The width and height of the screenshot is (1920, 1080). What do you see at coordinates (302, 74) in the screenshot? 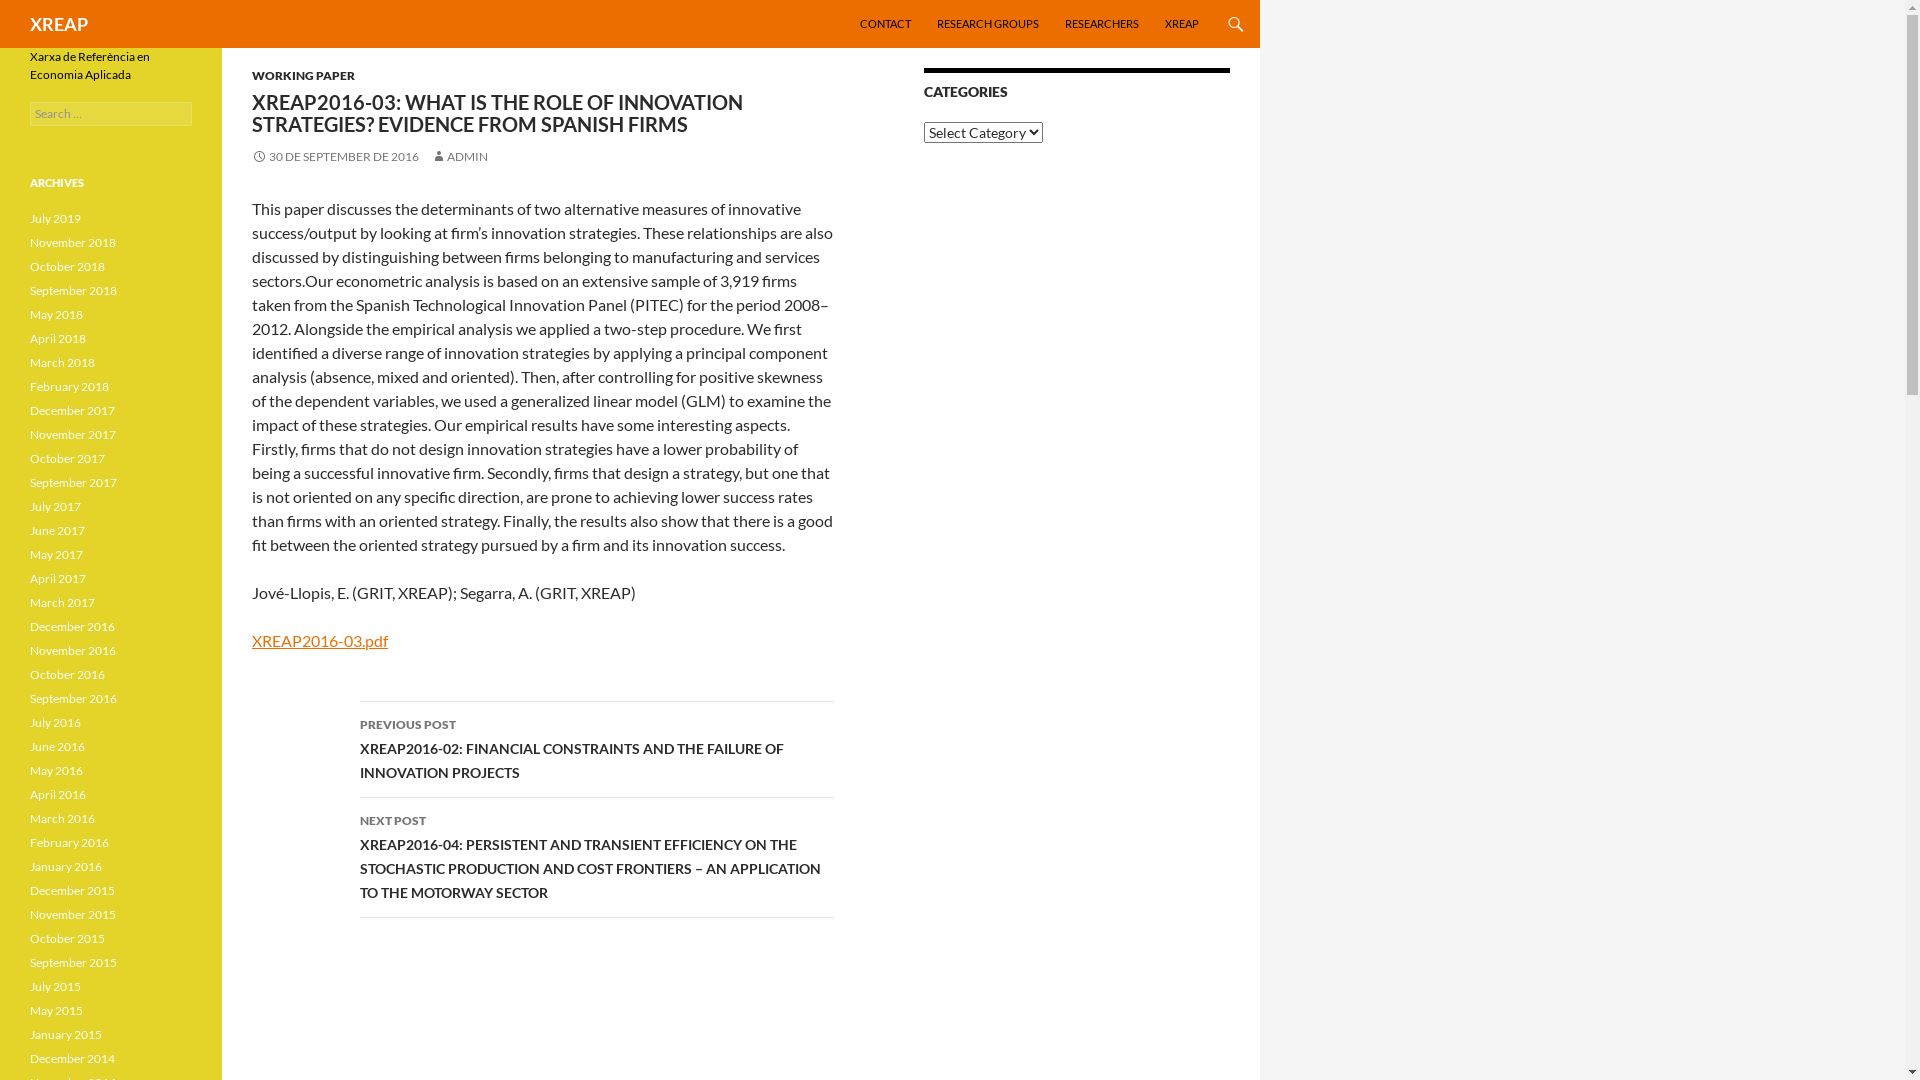
I see `'WORKING PAPER'` at bounding box center [302, 74].